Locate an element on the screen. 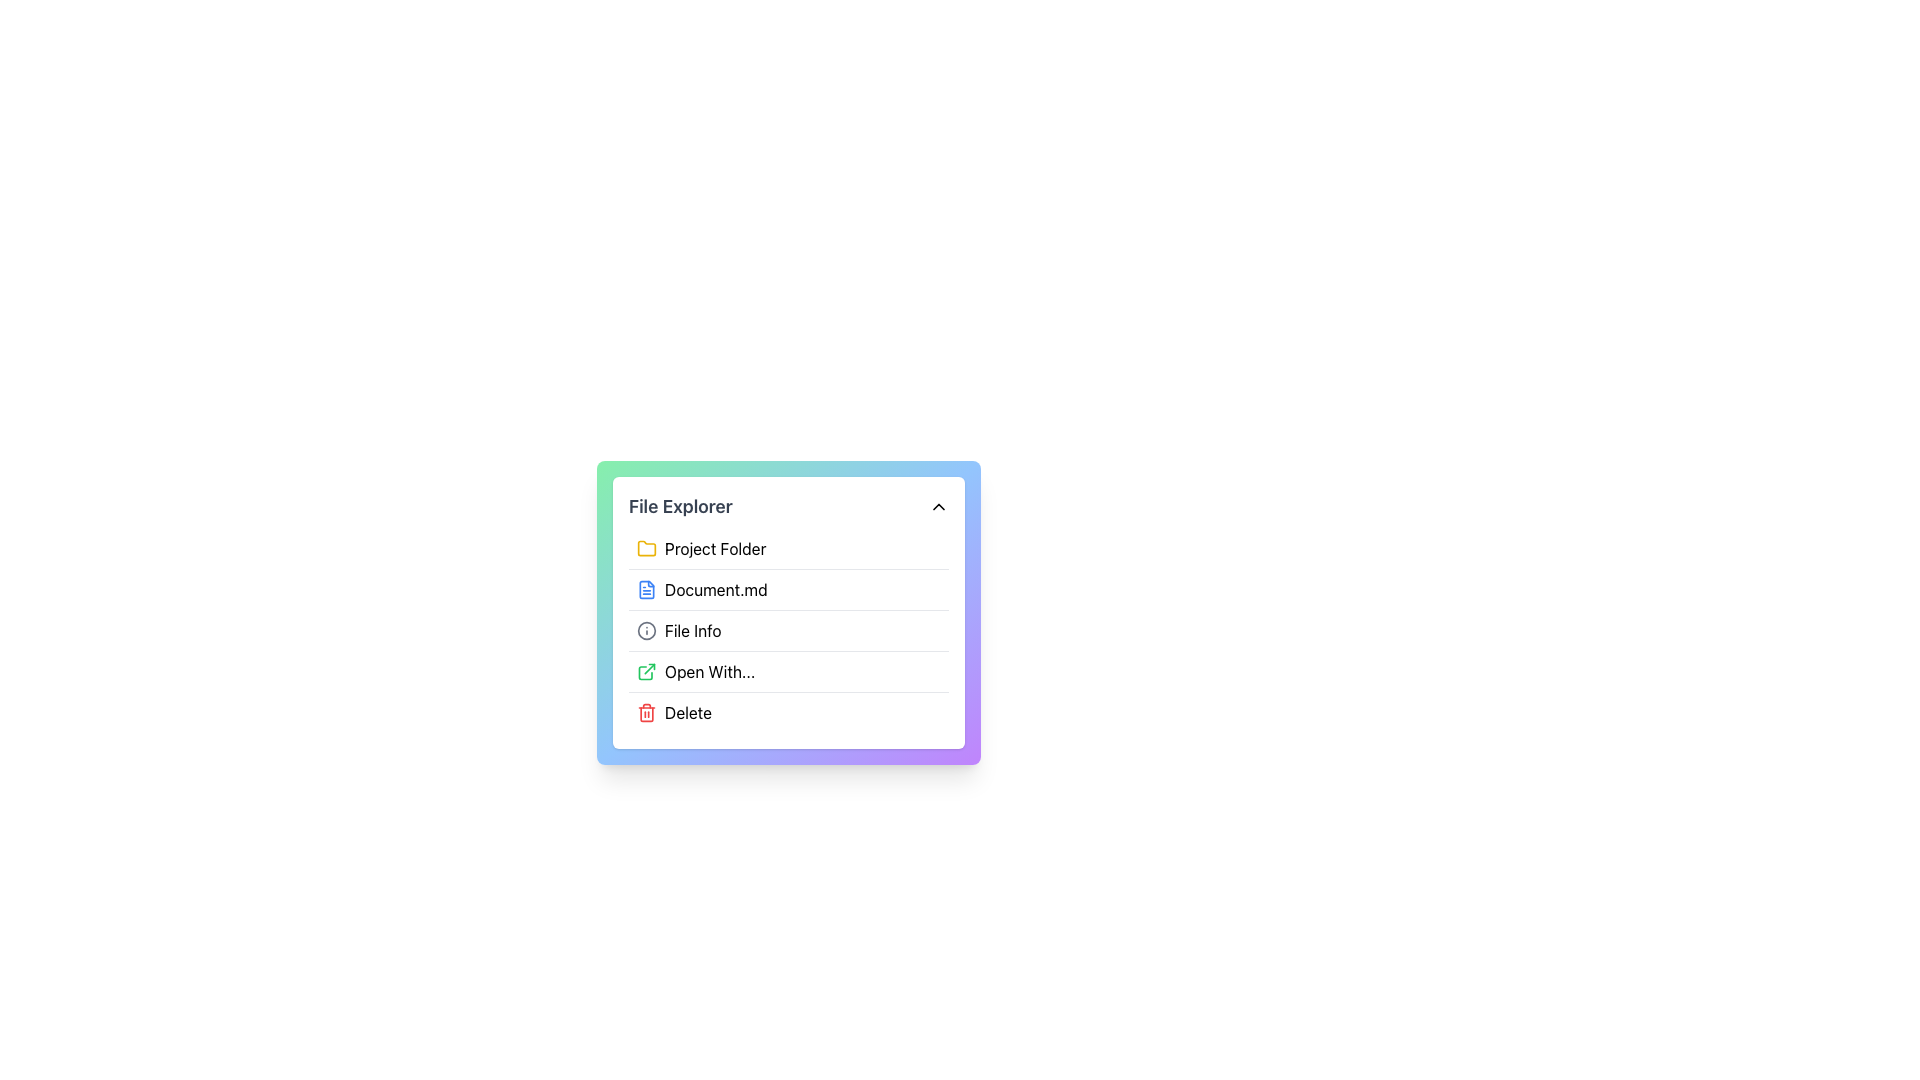 Image resolution: width=1920 pixels, height=1080 pixels. the yellow-colored folder-style icon next to the text 'Project Folder' in the 'File Explorer' pop-up window is located at coordinates (647, 548).